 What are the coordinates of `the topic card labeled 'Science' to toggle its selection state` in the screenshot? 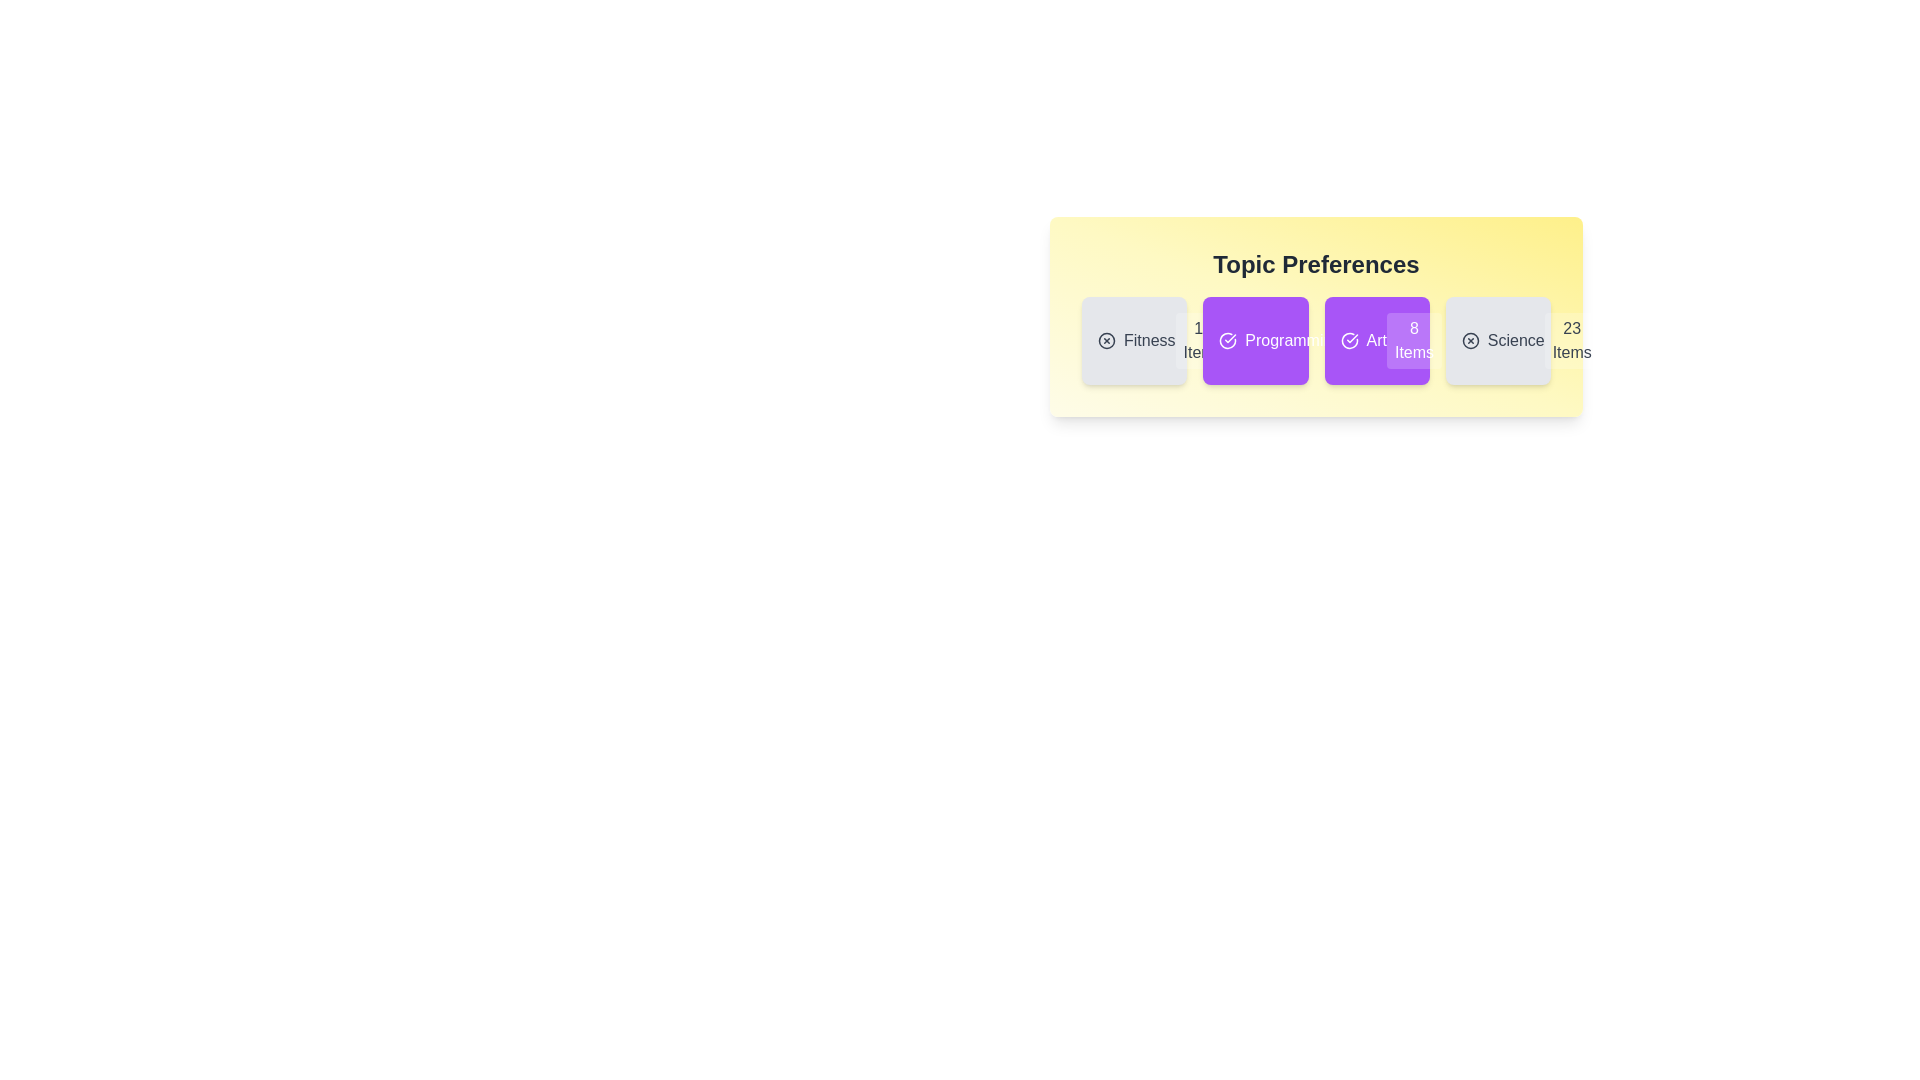 It's located at (1498, 339).